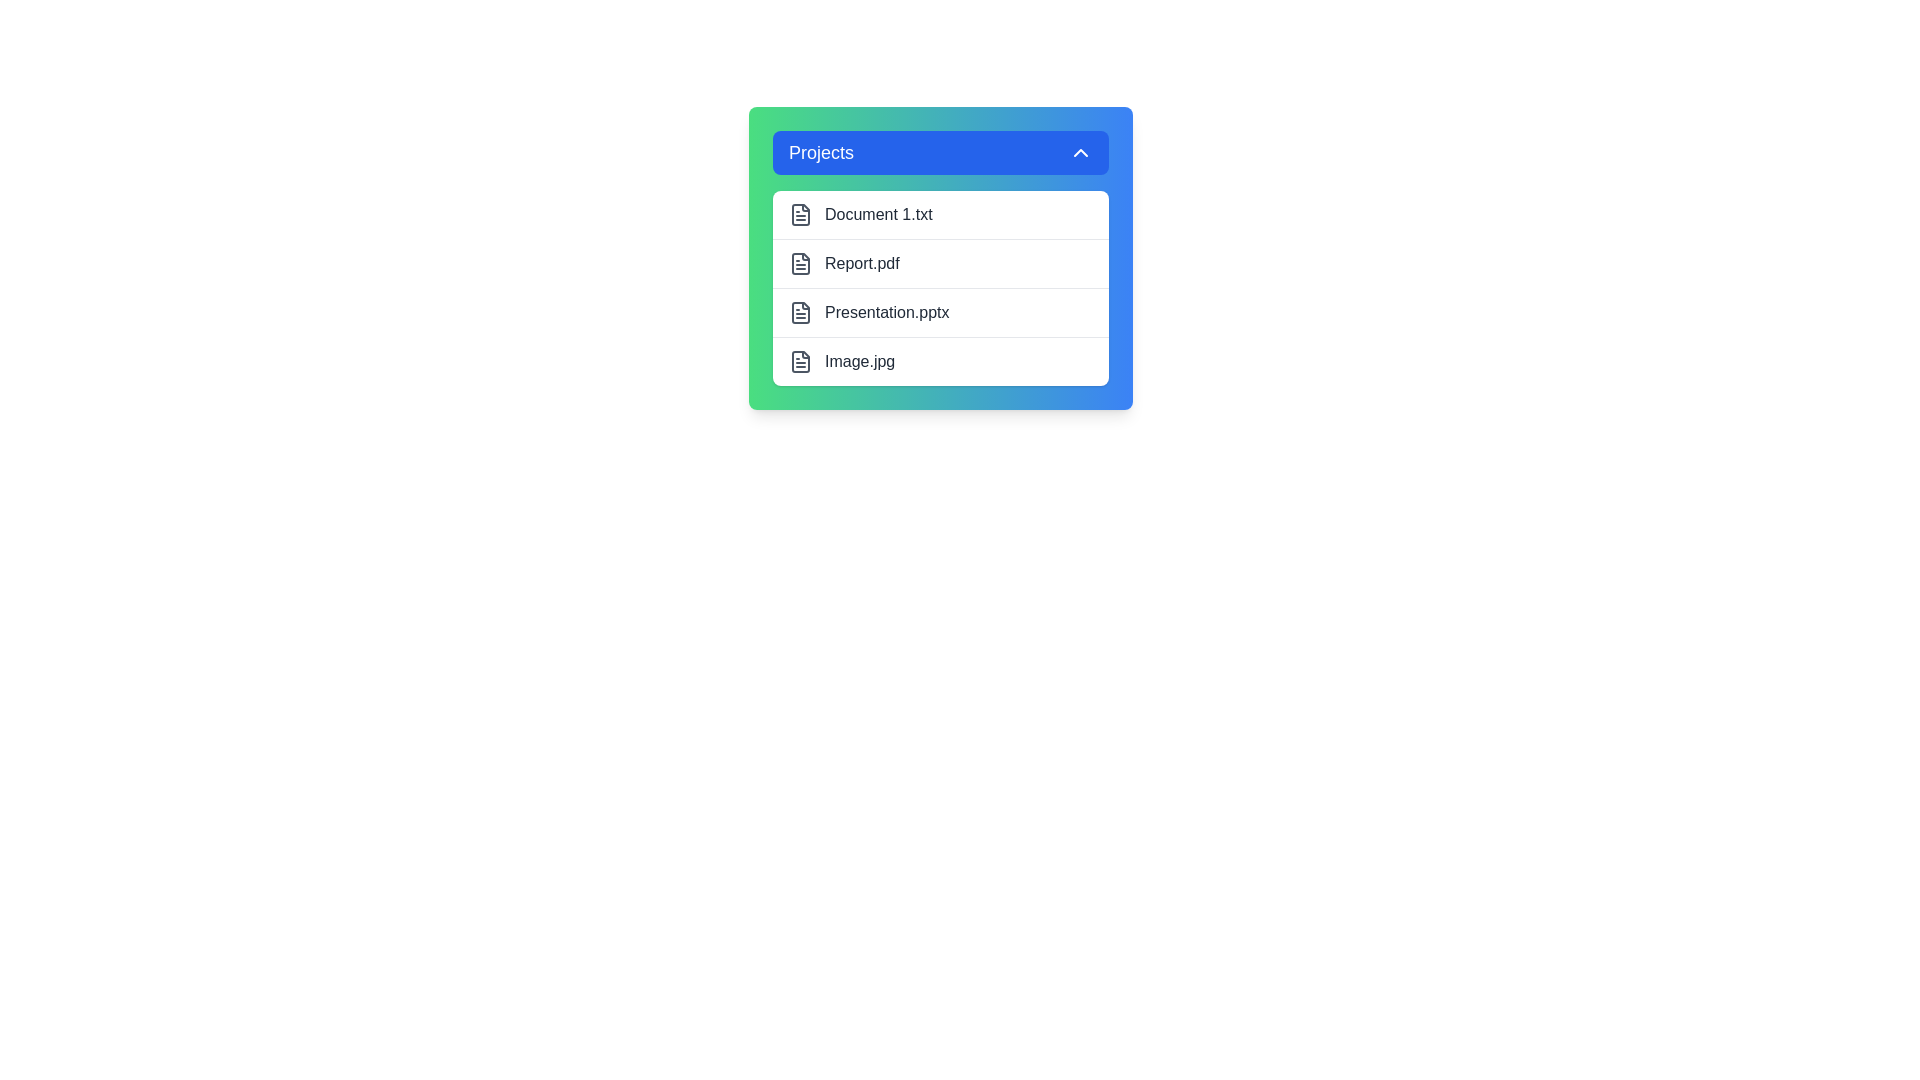 The width and height of the screenshot is (1920, 1080). Describe the element at coordinates (939, 262) in the screenshot. I see `the file Report.pdf from the list` at that location.